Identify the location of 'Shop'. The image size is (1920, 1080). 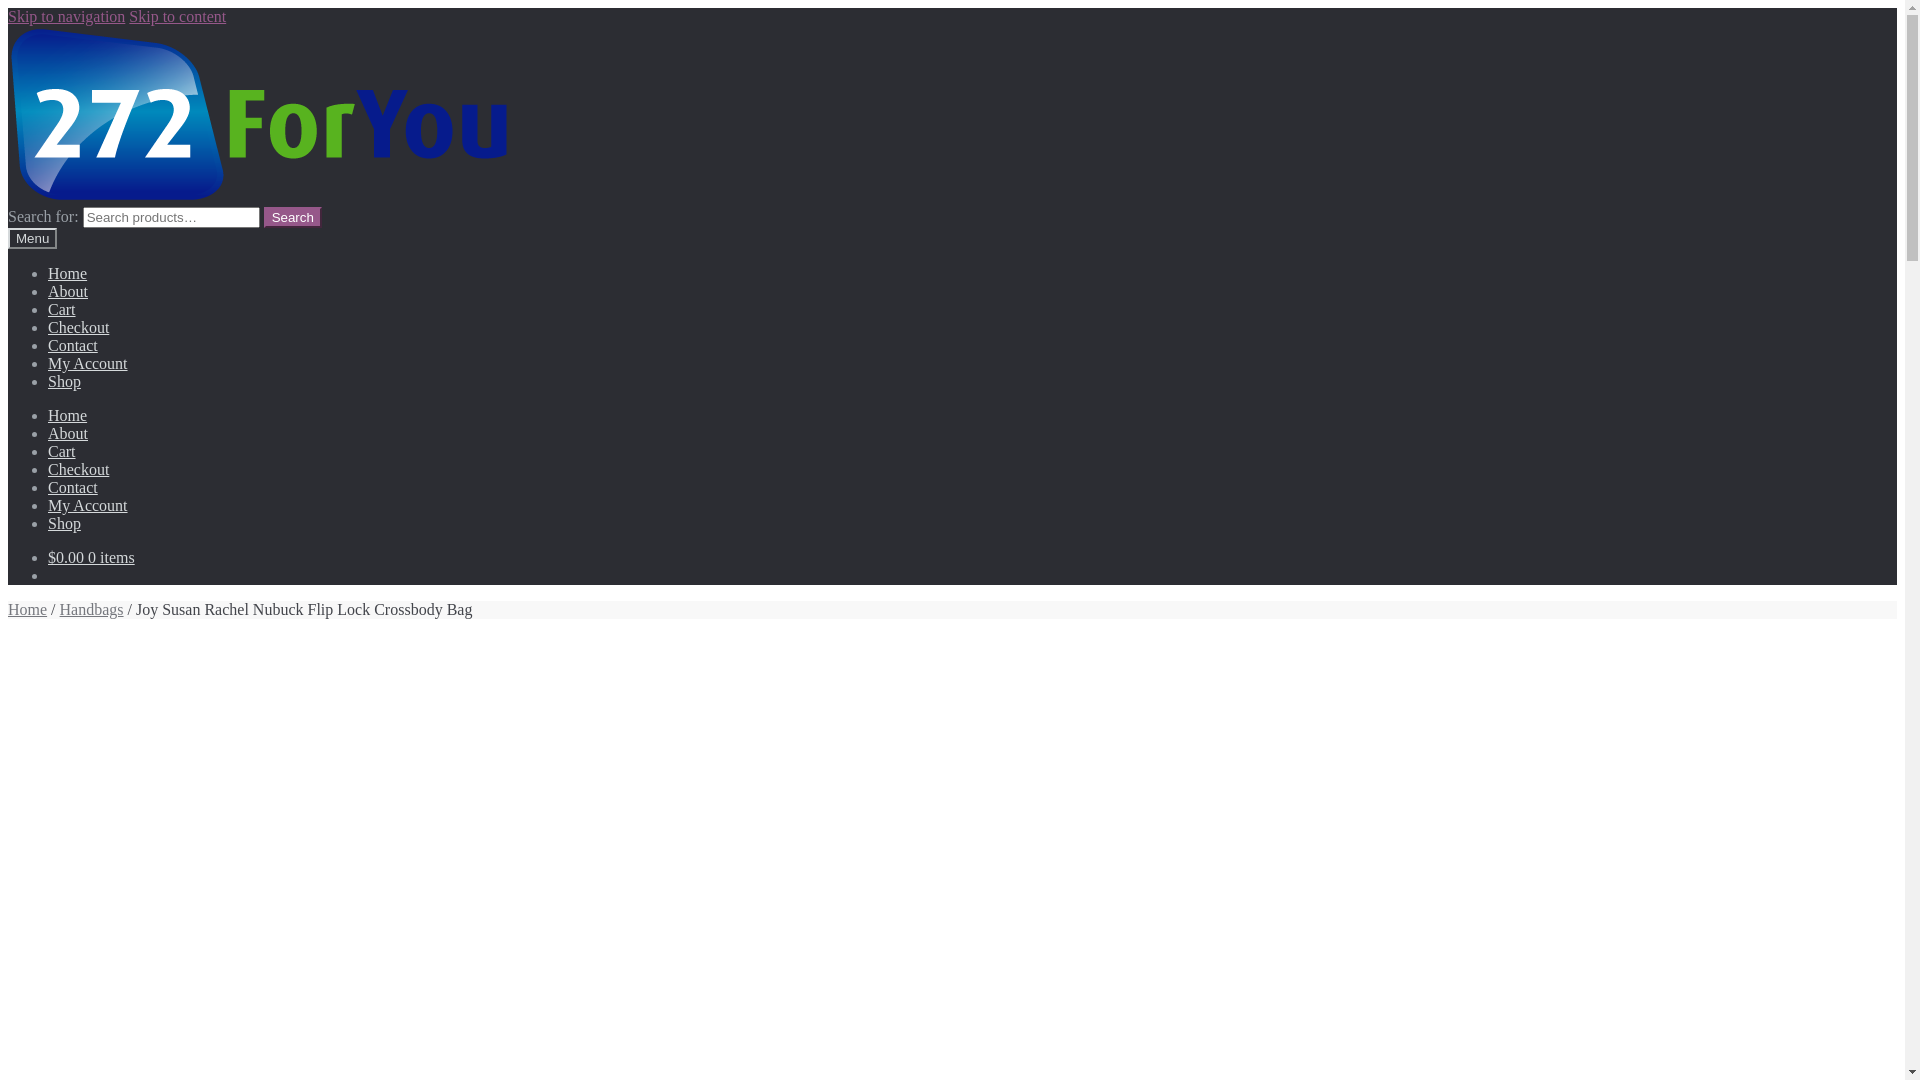
(64, 522).